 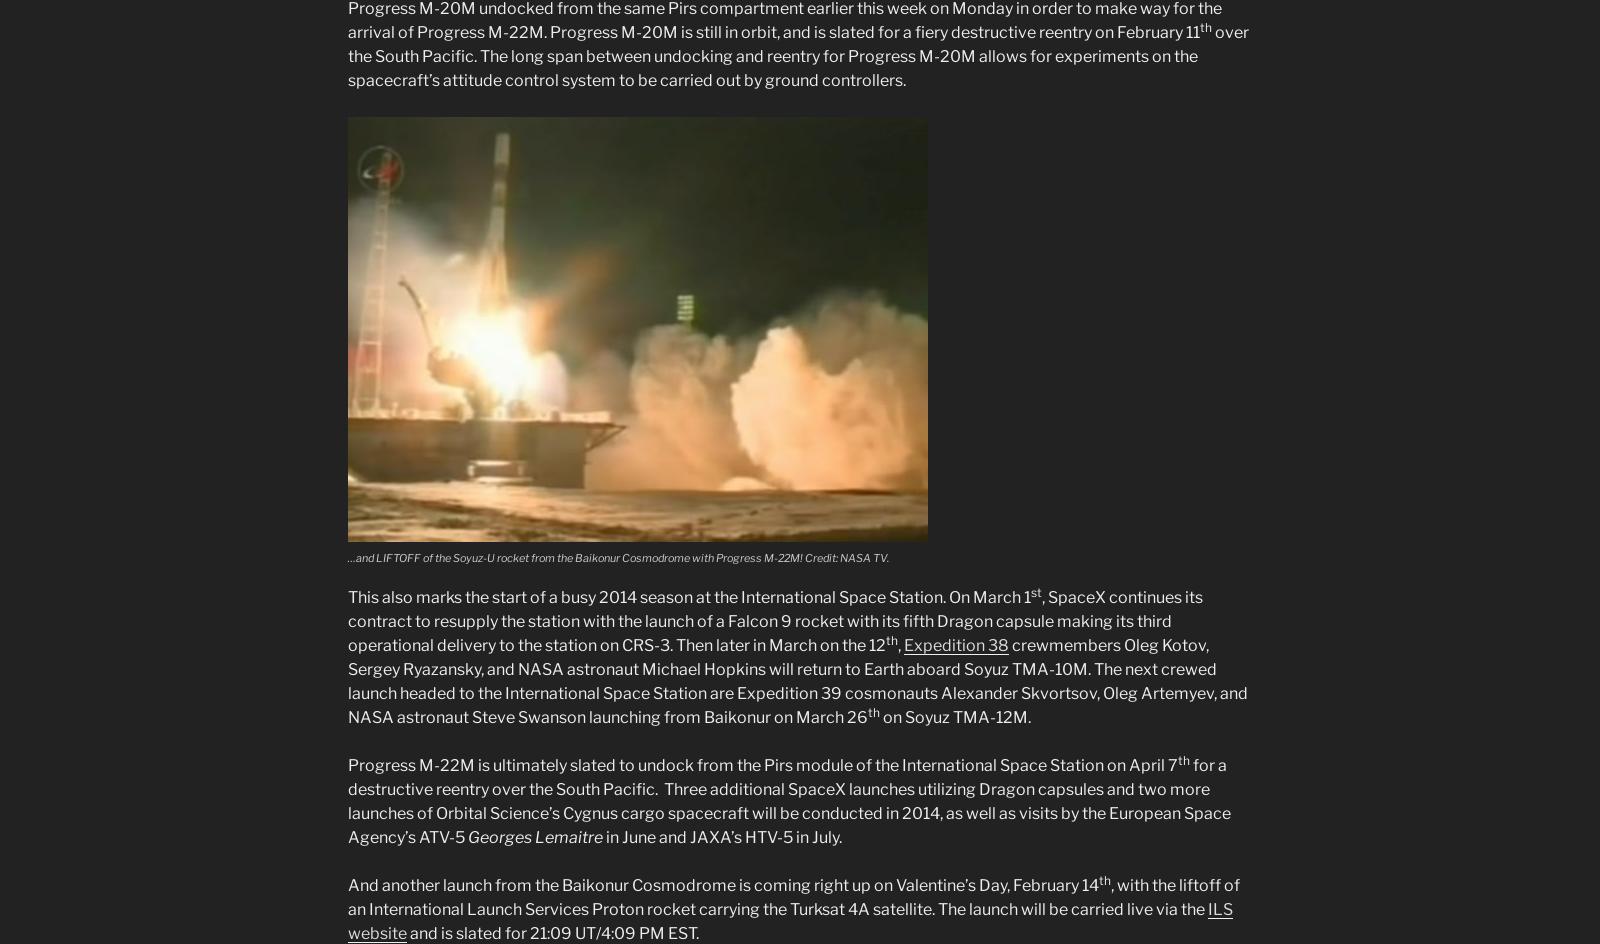 I want to click on 'Progress M-22M is ultimately slated to undock from the Pirs module of the International Space Station on April 7', so click(x=763, y=765).